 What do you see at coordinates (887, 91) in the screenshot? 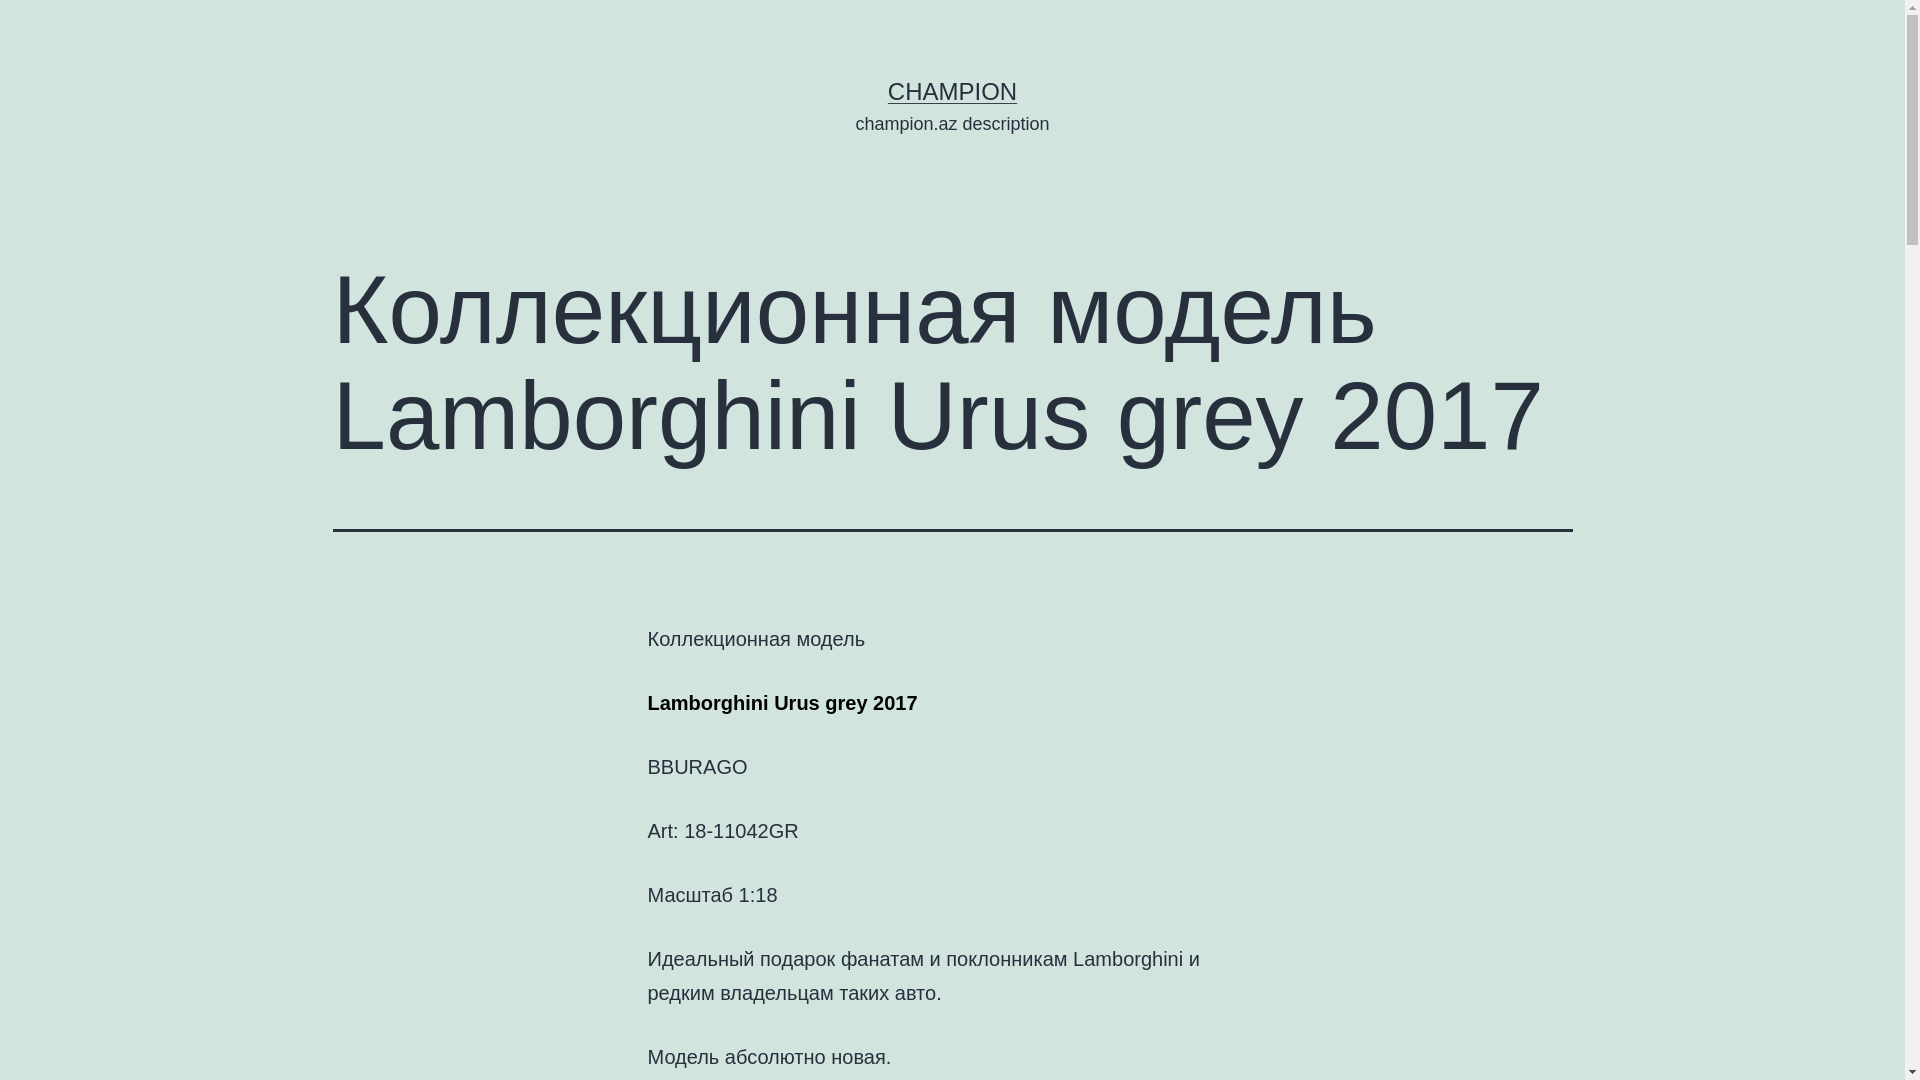
I see `'CHAMPION'` at bounding box center [887, 91].